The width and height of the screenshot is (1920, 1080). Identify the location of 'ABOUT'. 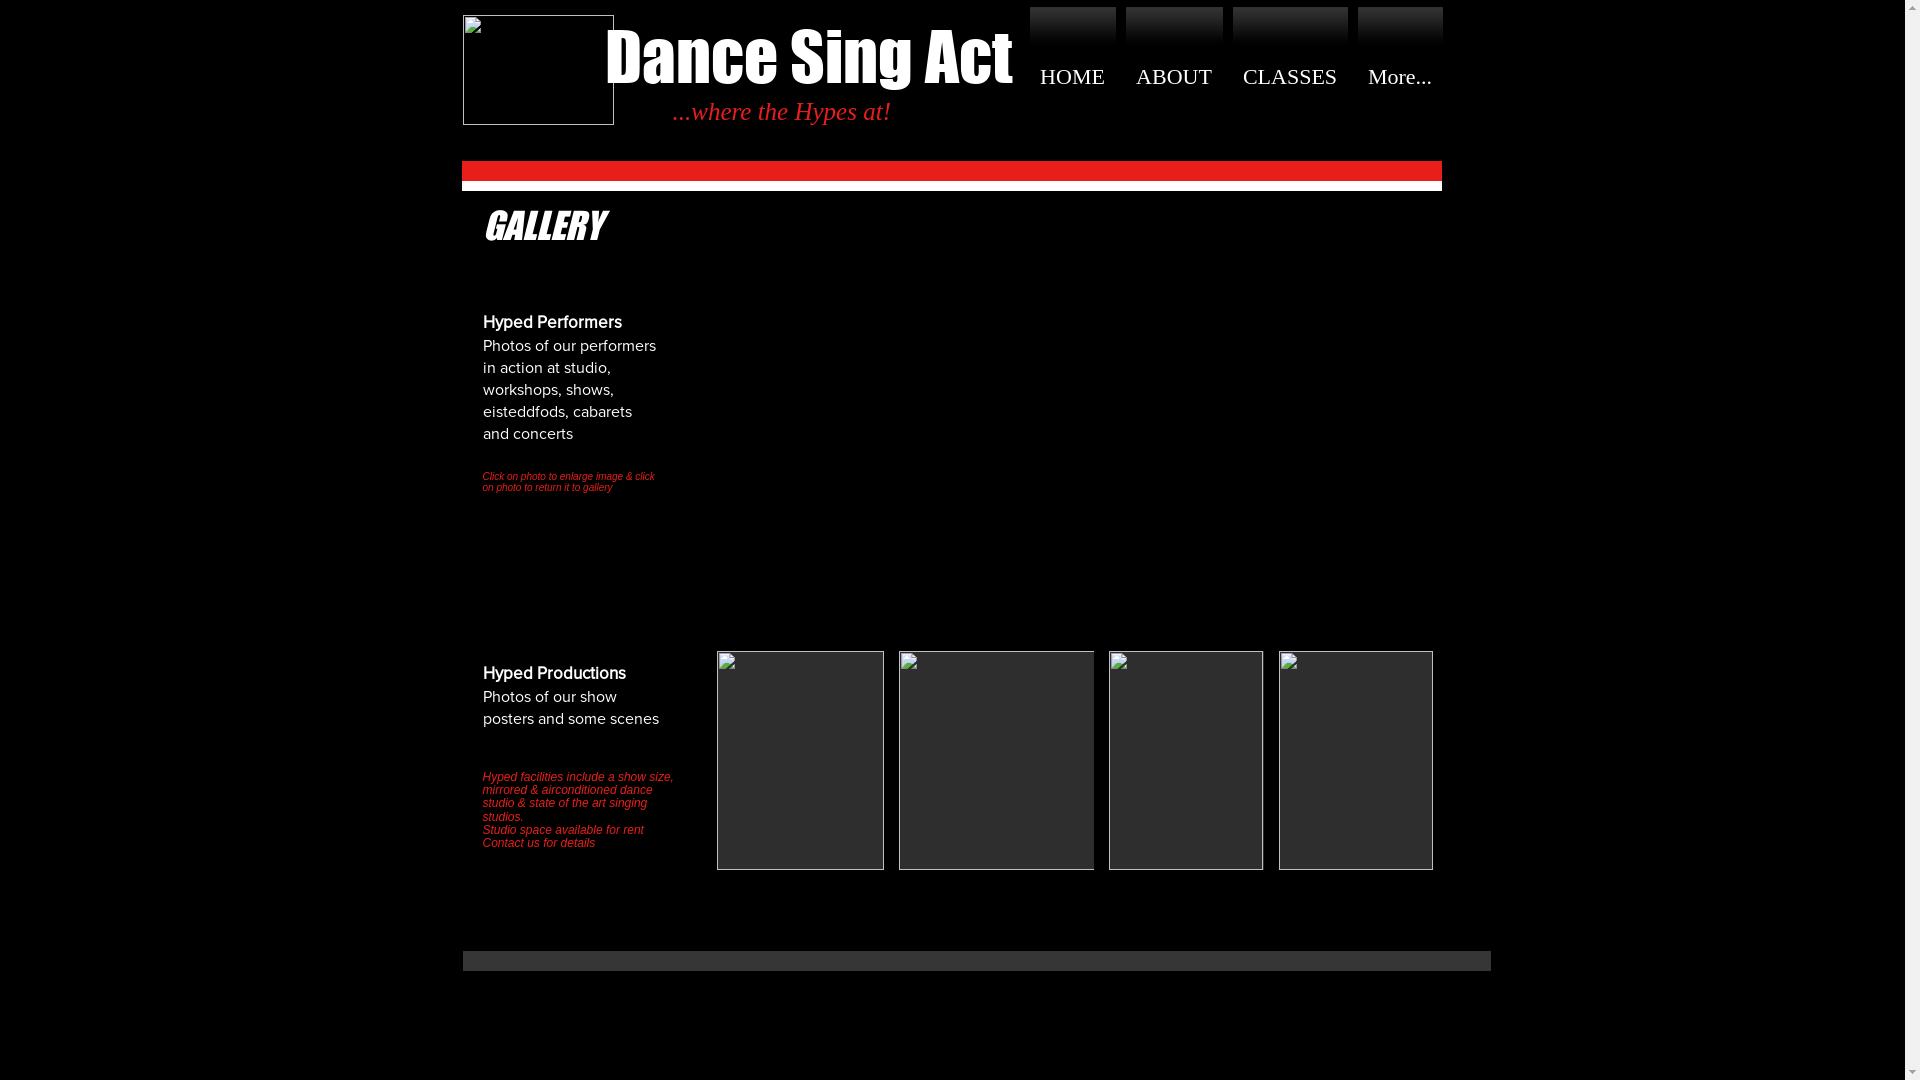
(1173, 76).